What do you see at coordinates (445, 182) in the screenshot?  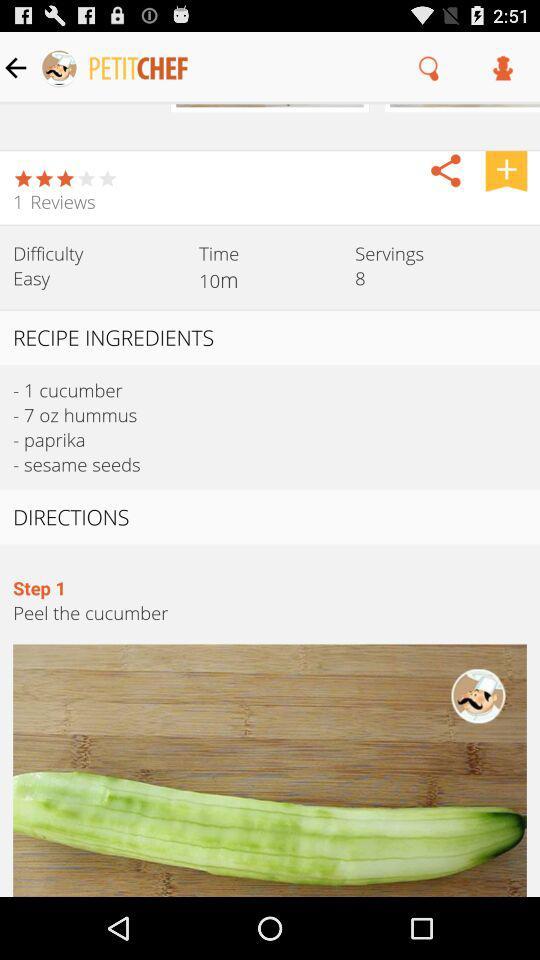 I see `the arrow_backward icon` at bounding box center [445, 182].